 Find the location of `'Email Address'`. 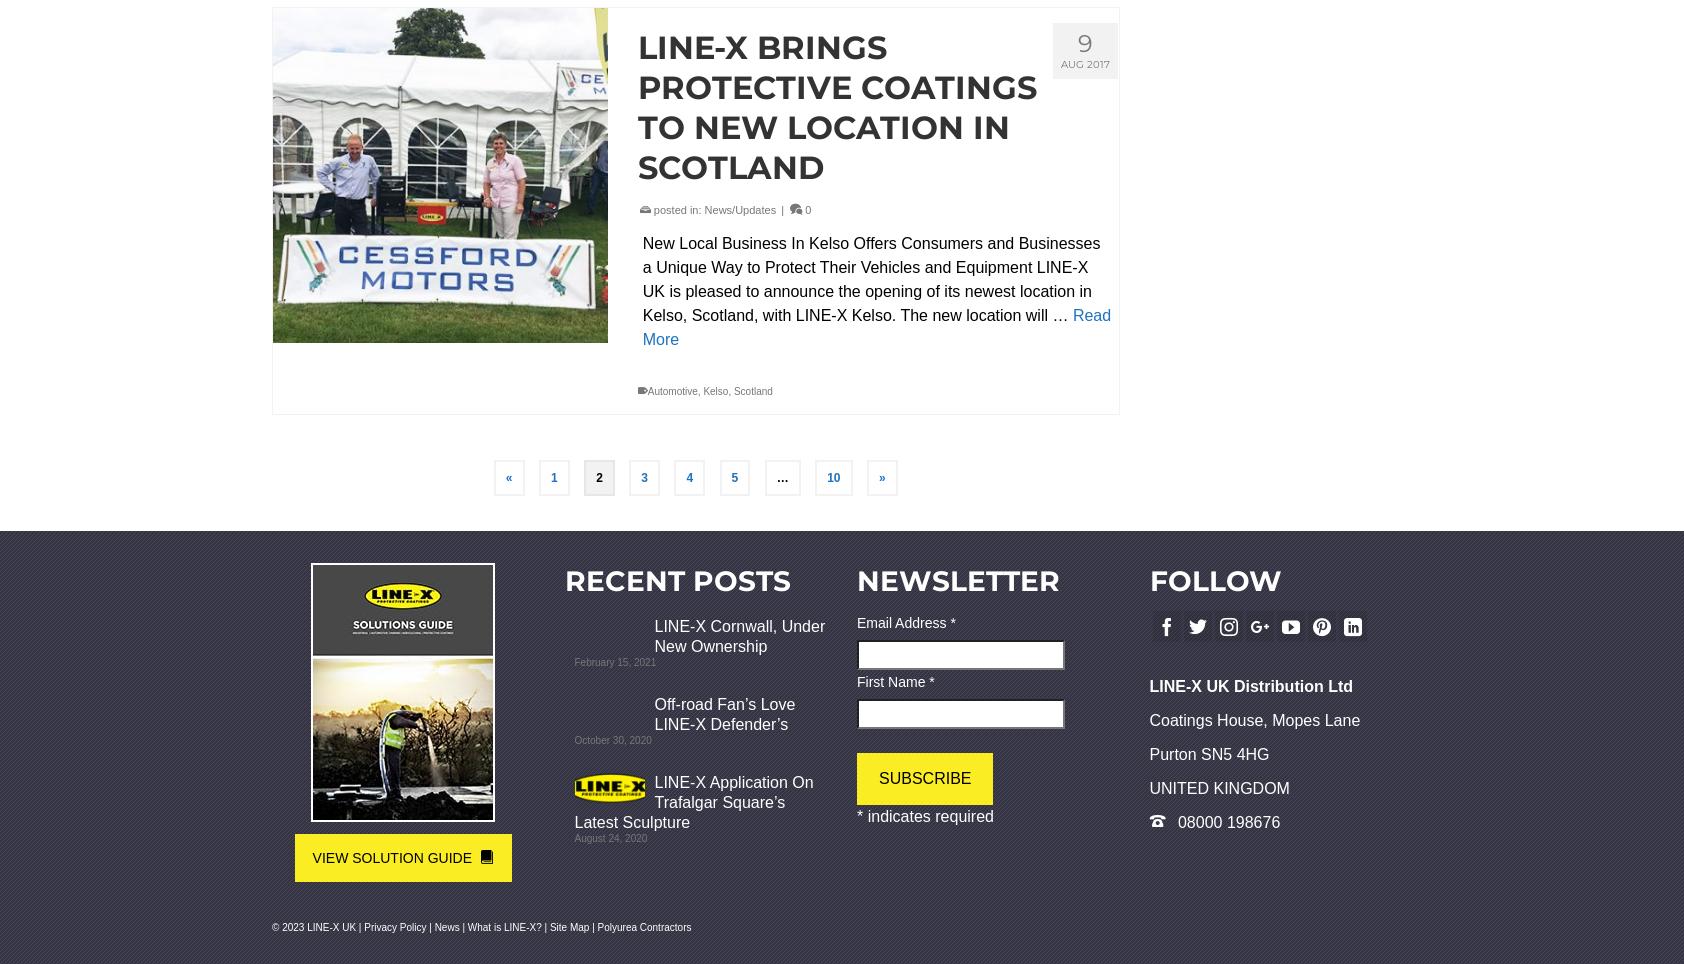

'Email Address' is located at coordinates (855, 623).